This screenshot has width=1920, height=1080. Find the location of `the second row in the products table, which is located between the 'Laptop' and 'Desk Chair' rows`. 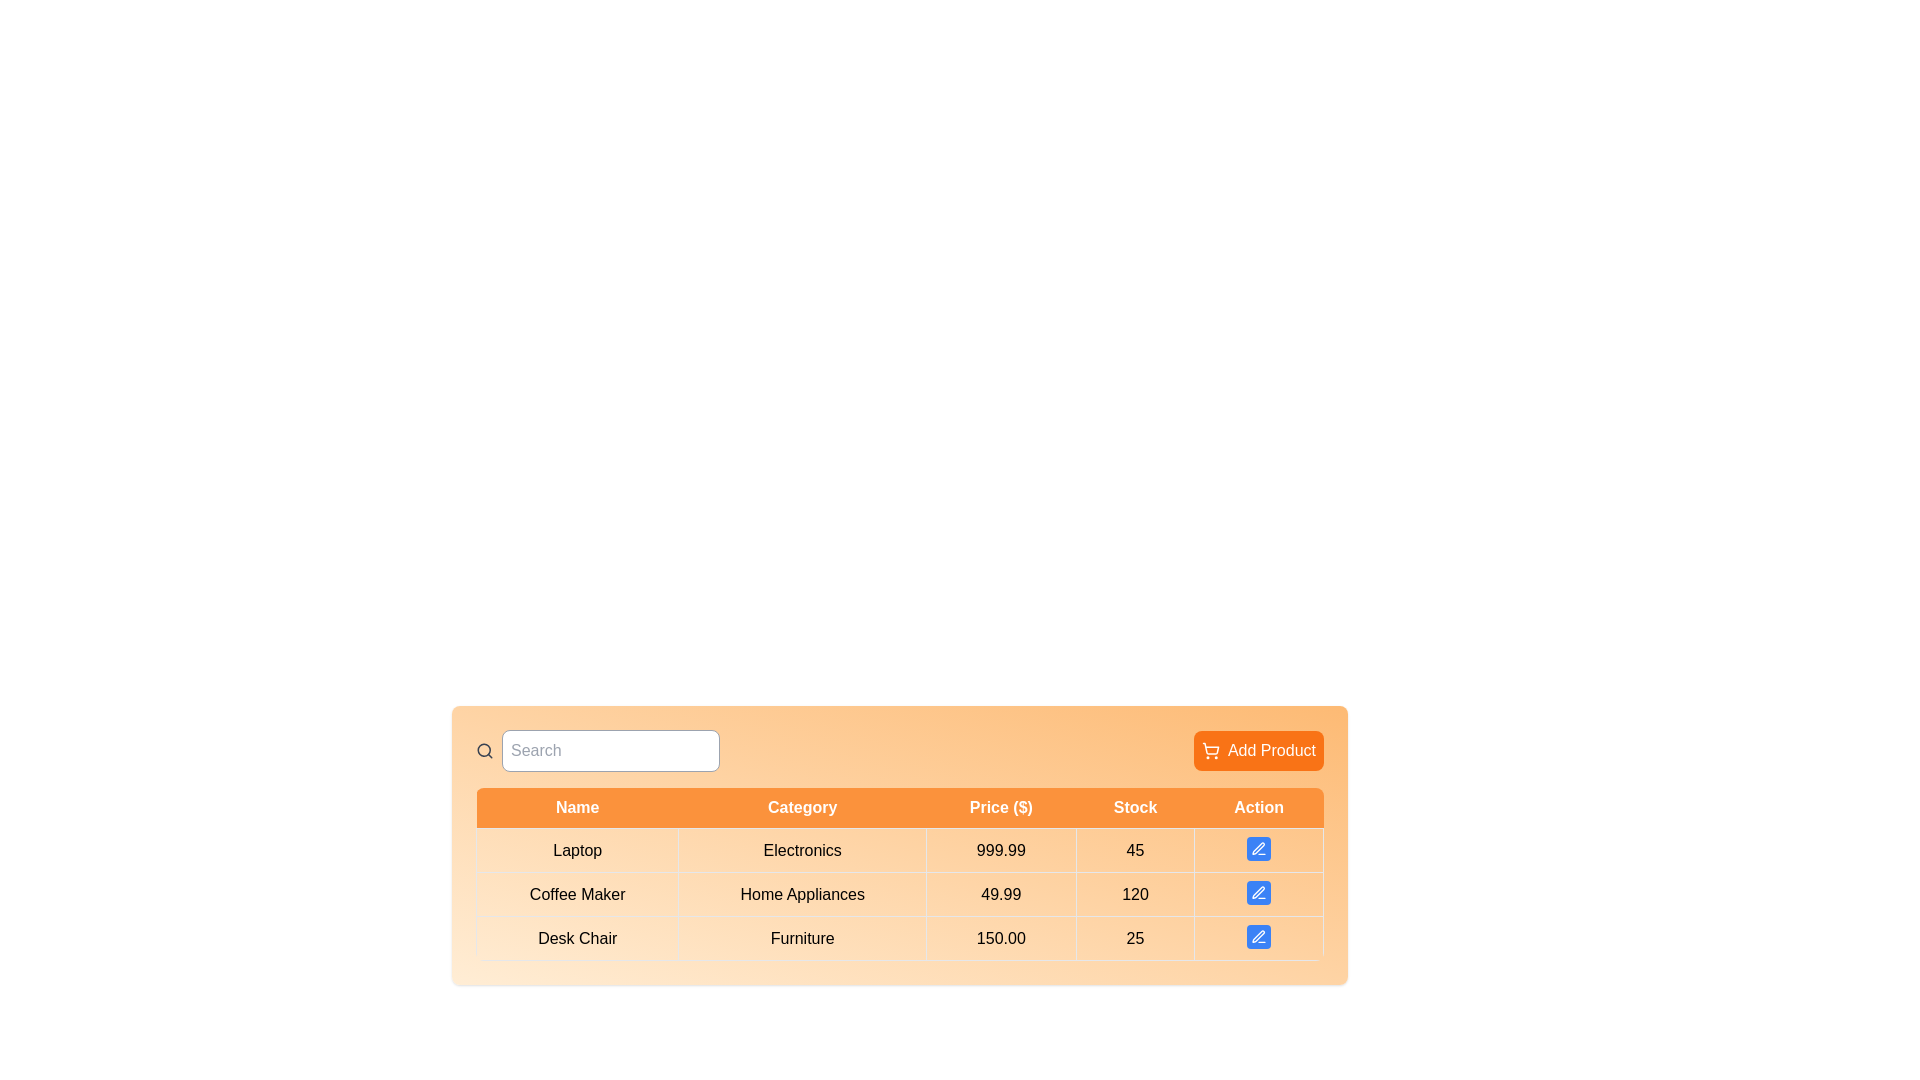

the second row in the products table, which is located between the 'Laptop' and 'Desk Chair' rows is located at coordinates (899, 893).